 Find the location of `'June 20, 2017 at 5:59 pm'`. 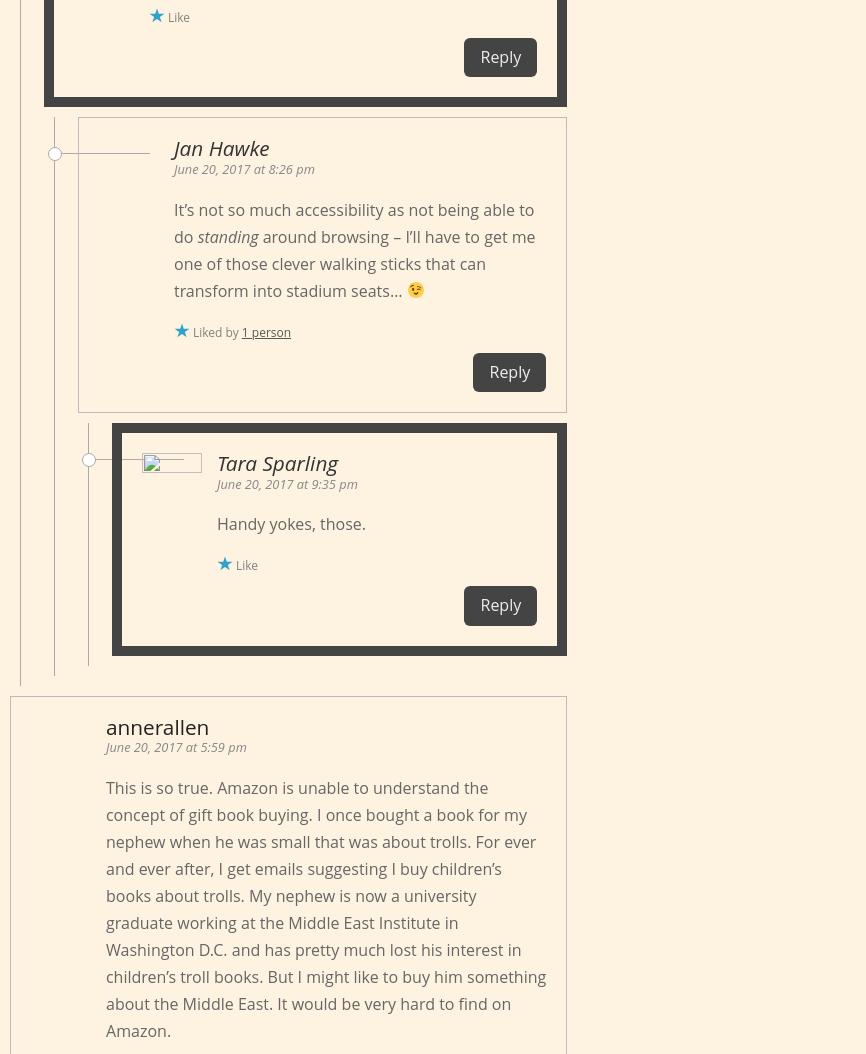

'June 20, 2017 at 5:59 pm' is located at coordinates (175, 746).